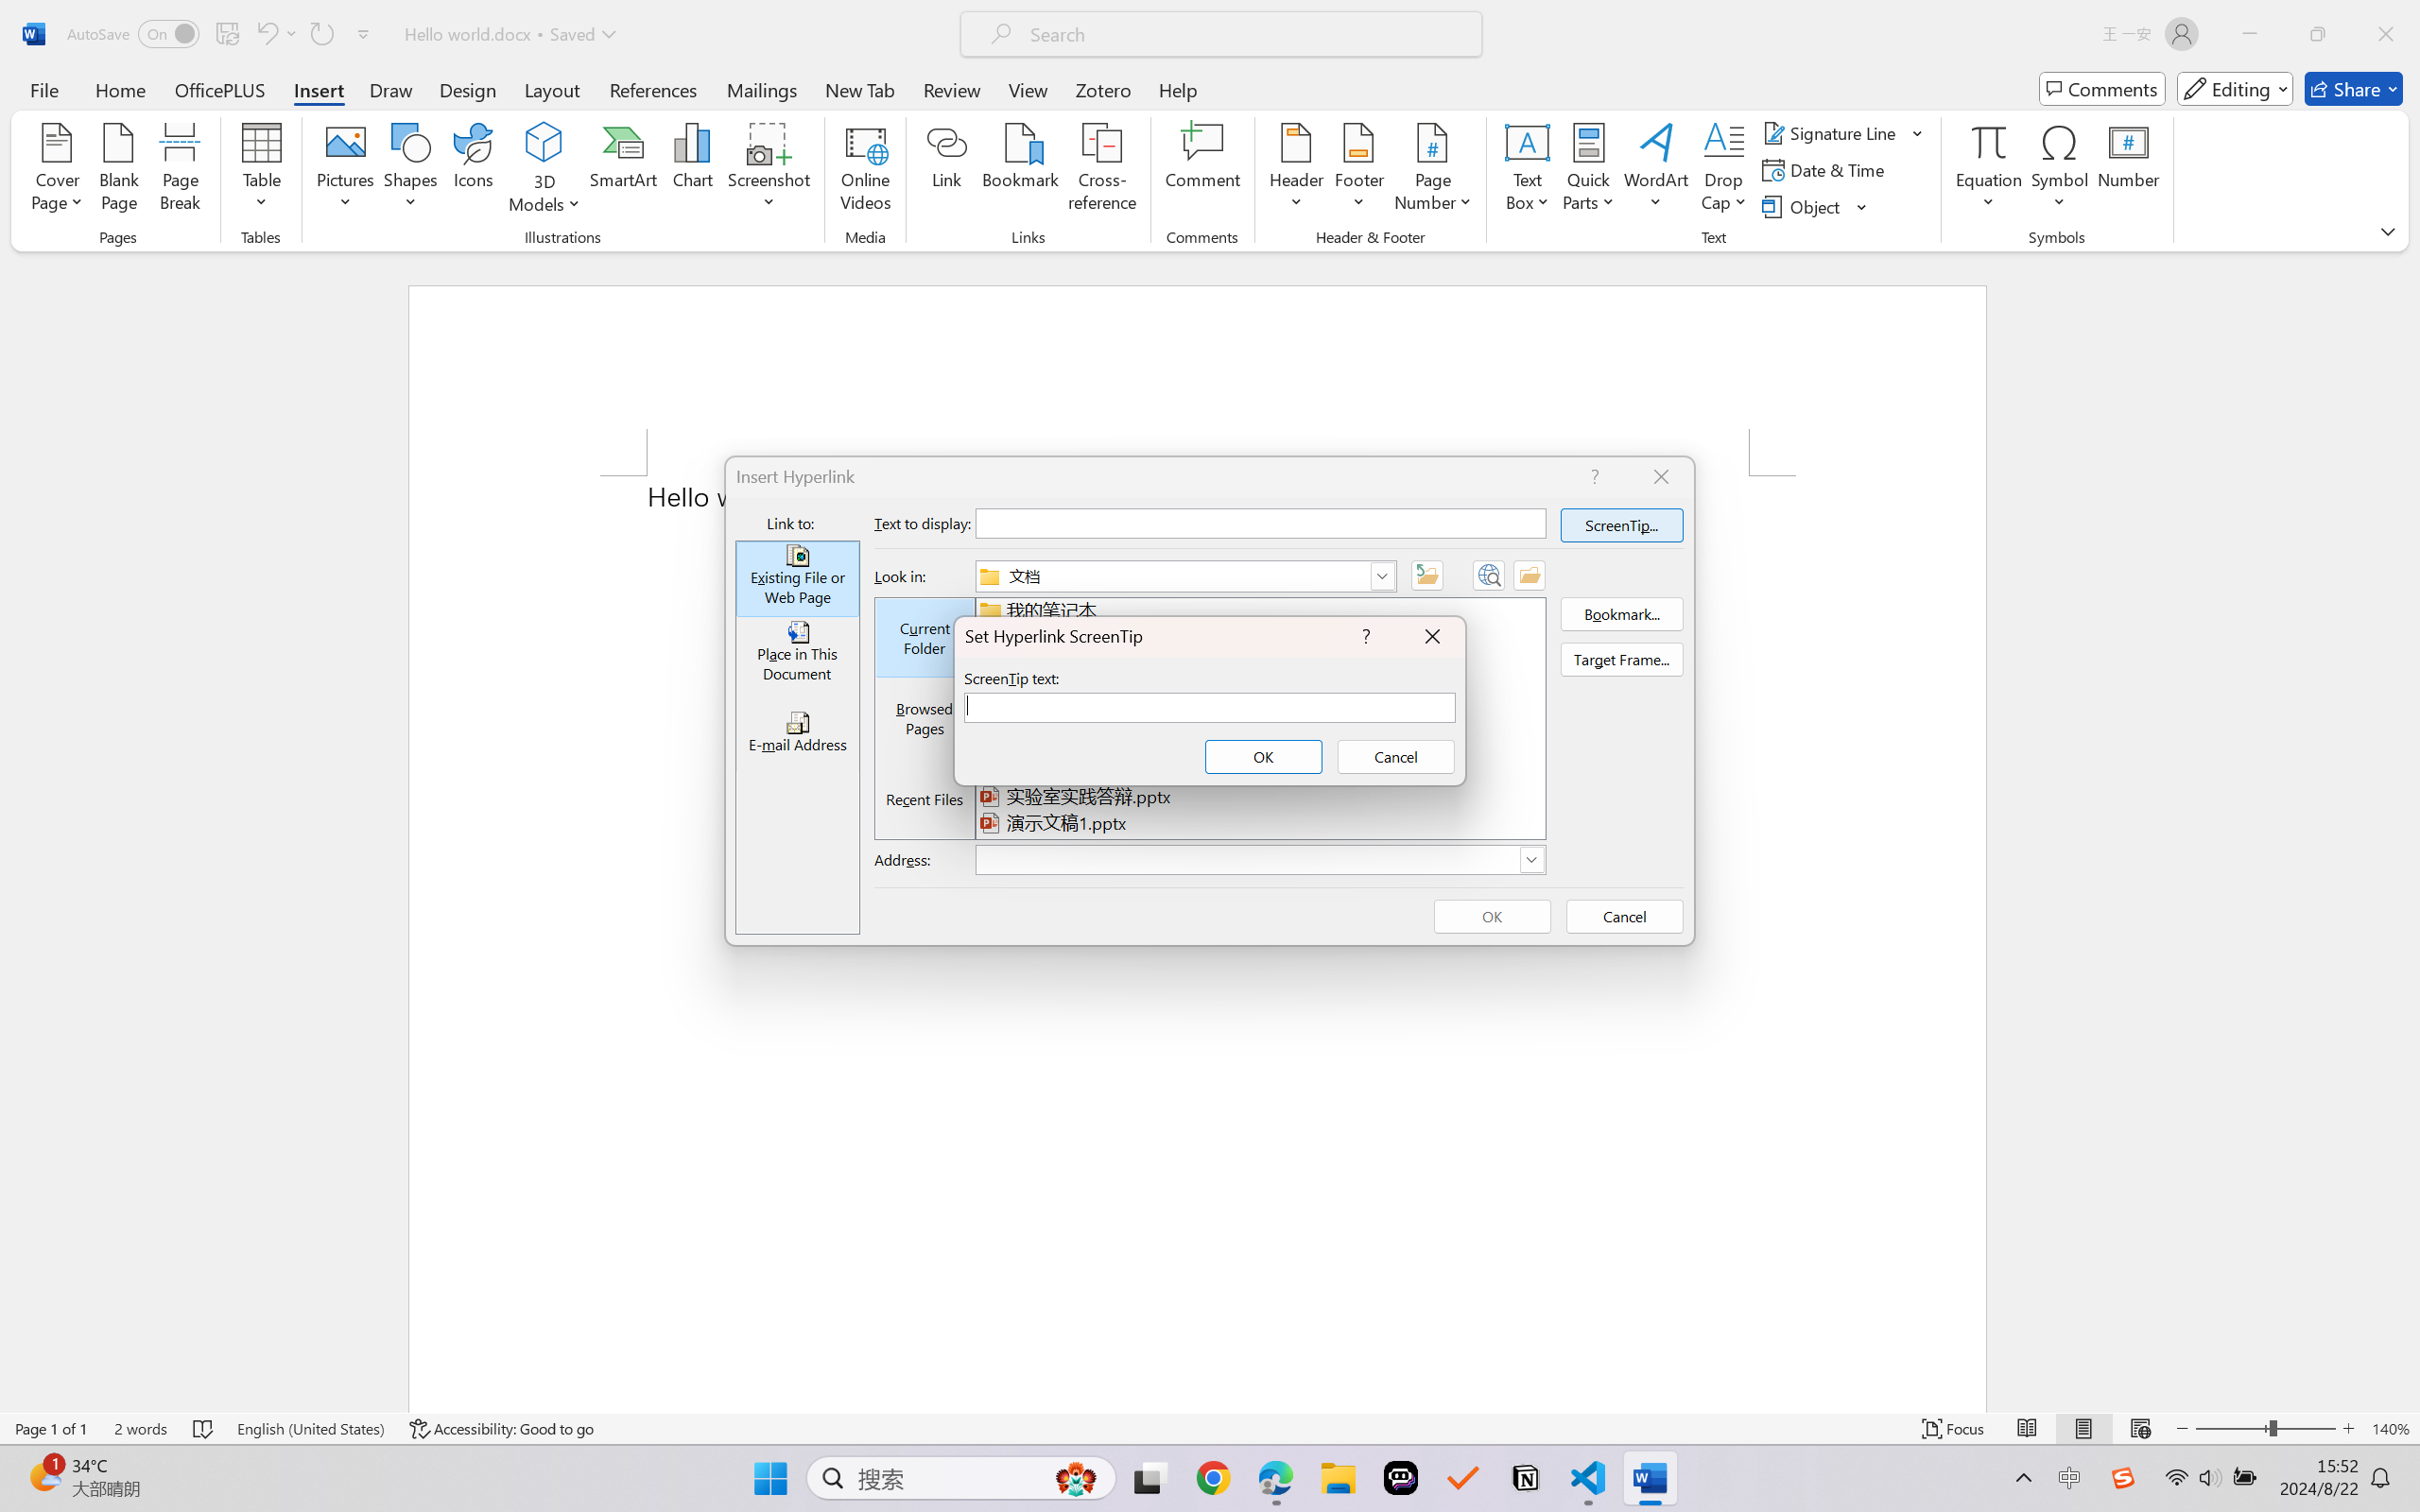 This screenshot has height=1512, width=2420. What do you see at coordinates (203, 1428) in the screenshot?
I see `'Spelling and Grammar Check No Errors'` at bounding box center [203, 1428].